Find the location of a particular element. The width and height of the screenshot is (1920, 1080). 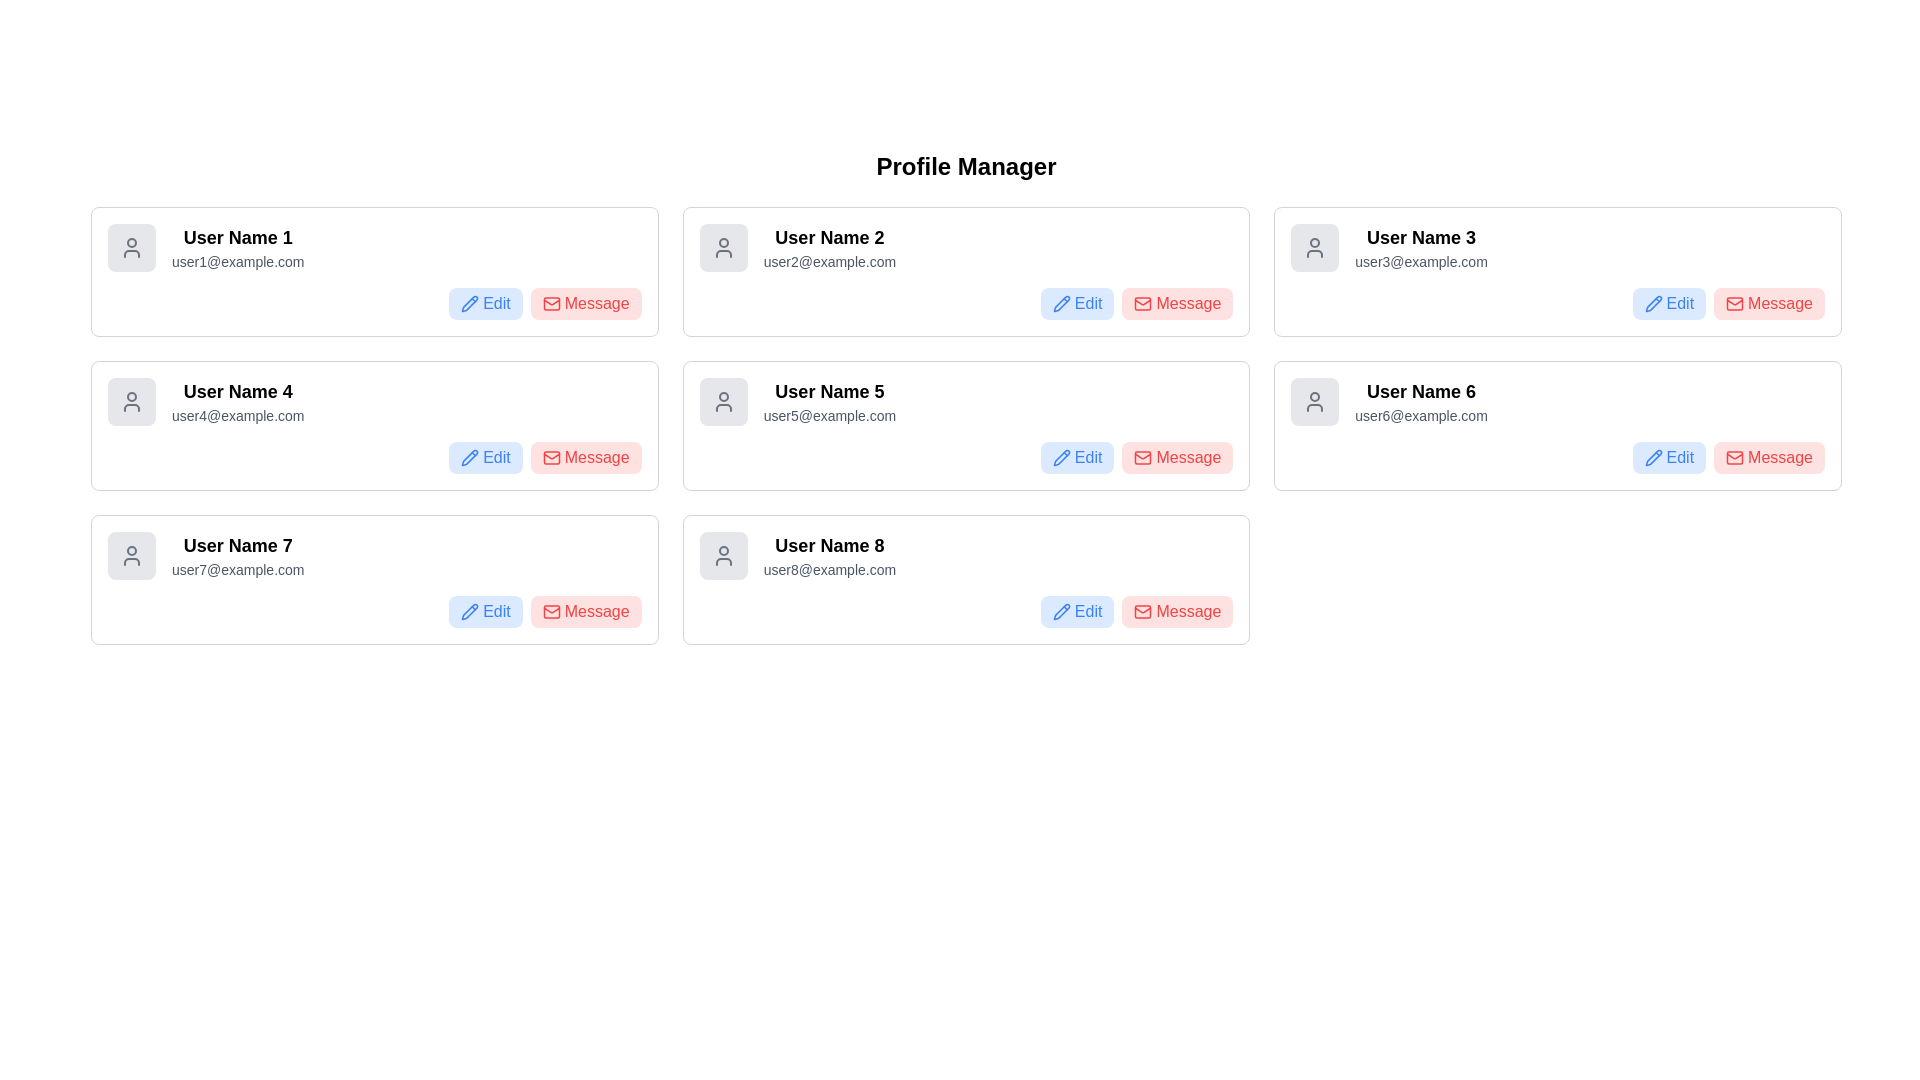

the user profile icon with a gray background and minimalist outline, located in the 'User Name 4' profile card, positioned to the left of the user's name and email text is located at coordinates (131, 401).